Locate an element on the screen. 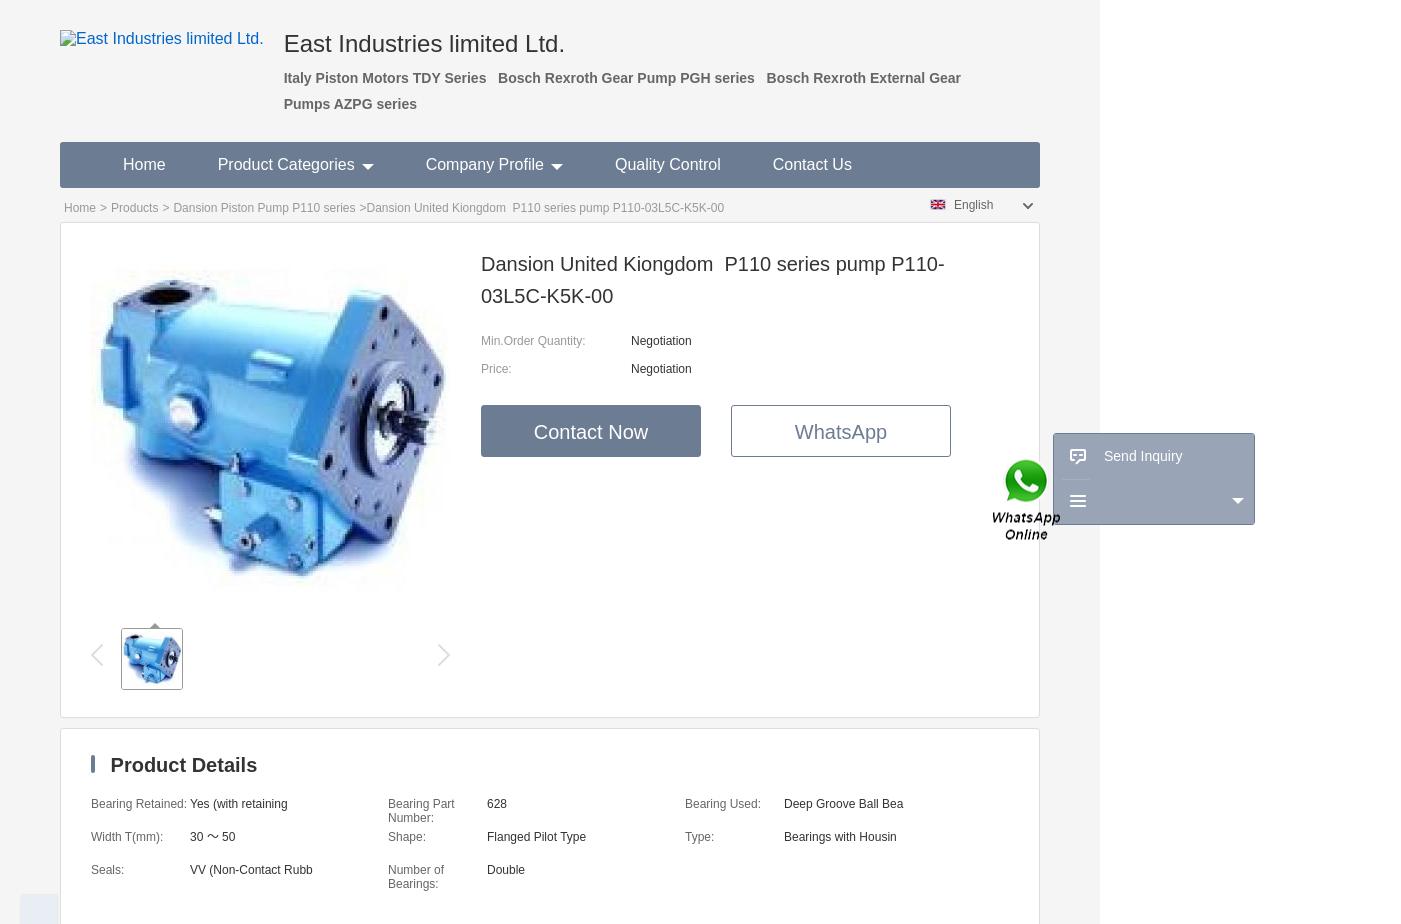  'Deep Groove Ball Bea' is located at coordinates (843, 803).